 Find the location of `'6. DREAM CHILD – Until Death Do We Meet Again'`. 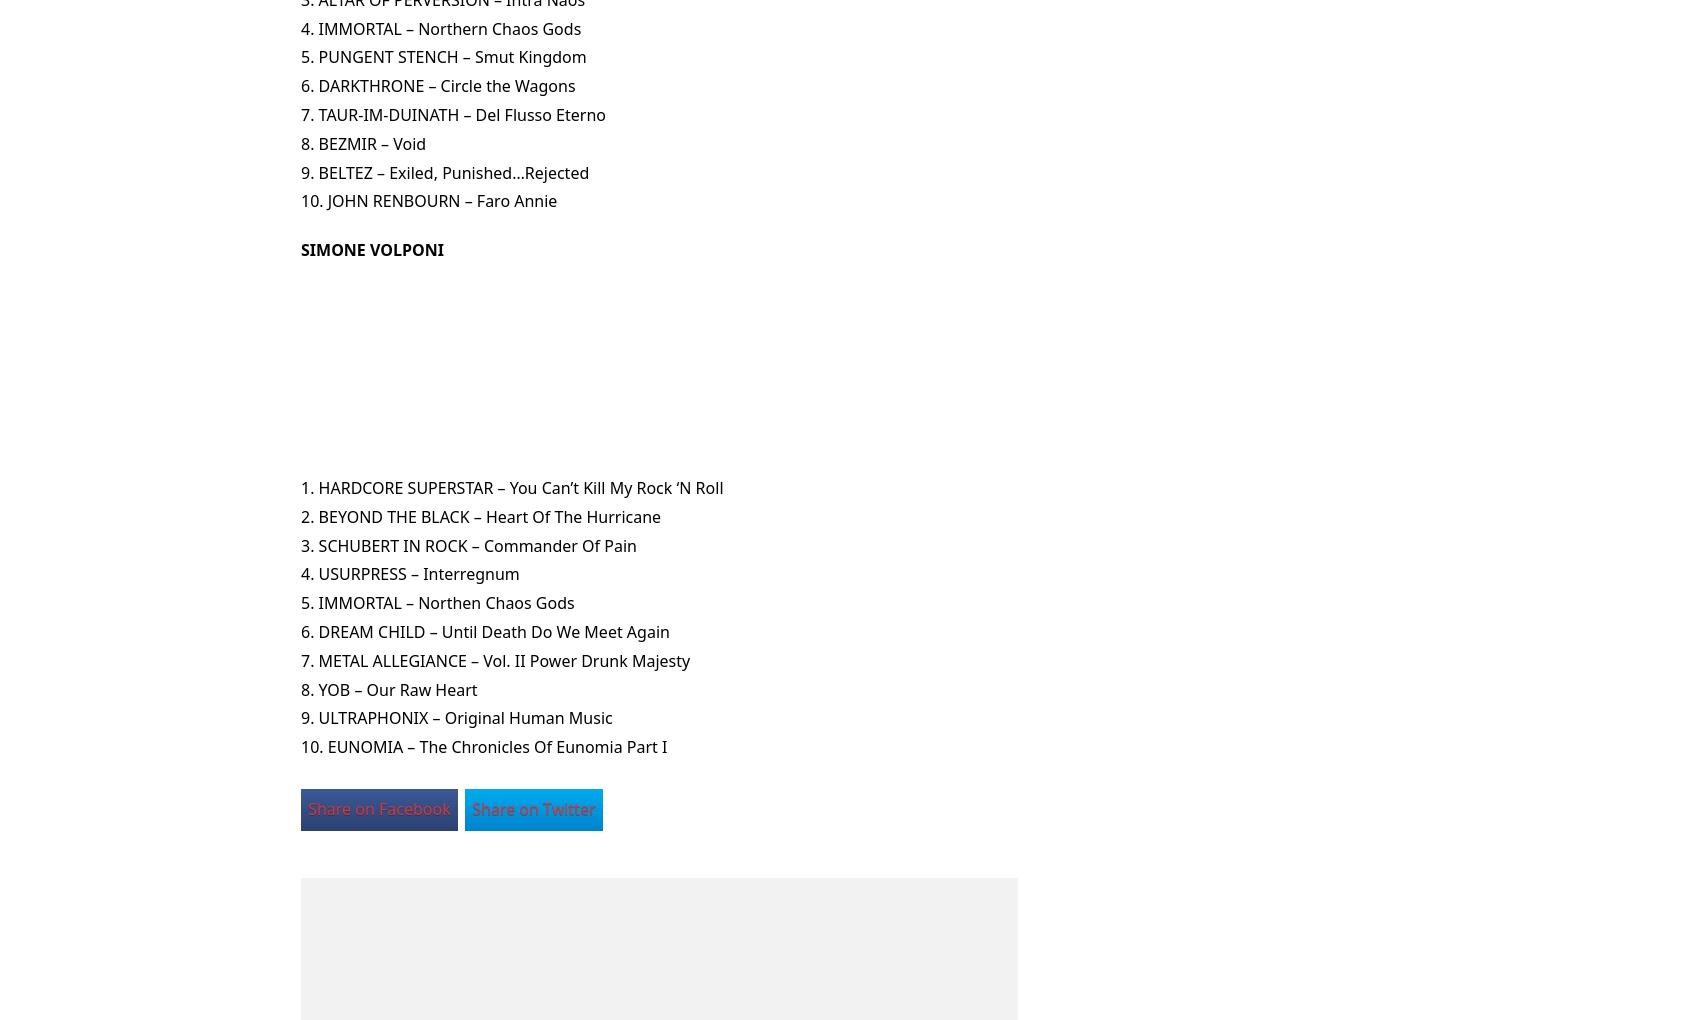

'6. DREAM CHILD – Until Death Do We Meet Again' is located at coordinates (300, 629).